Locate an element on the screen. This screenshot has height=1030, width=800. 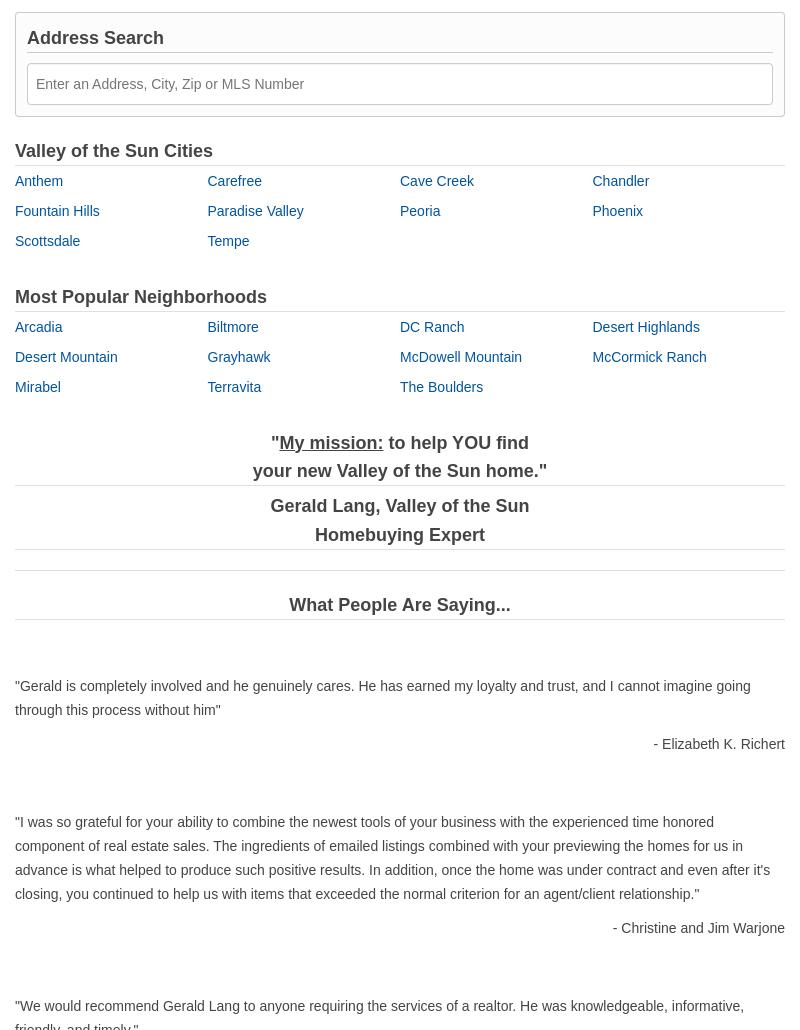
'Valley of the Sun Cities' is located at coordinates (112, 148).